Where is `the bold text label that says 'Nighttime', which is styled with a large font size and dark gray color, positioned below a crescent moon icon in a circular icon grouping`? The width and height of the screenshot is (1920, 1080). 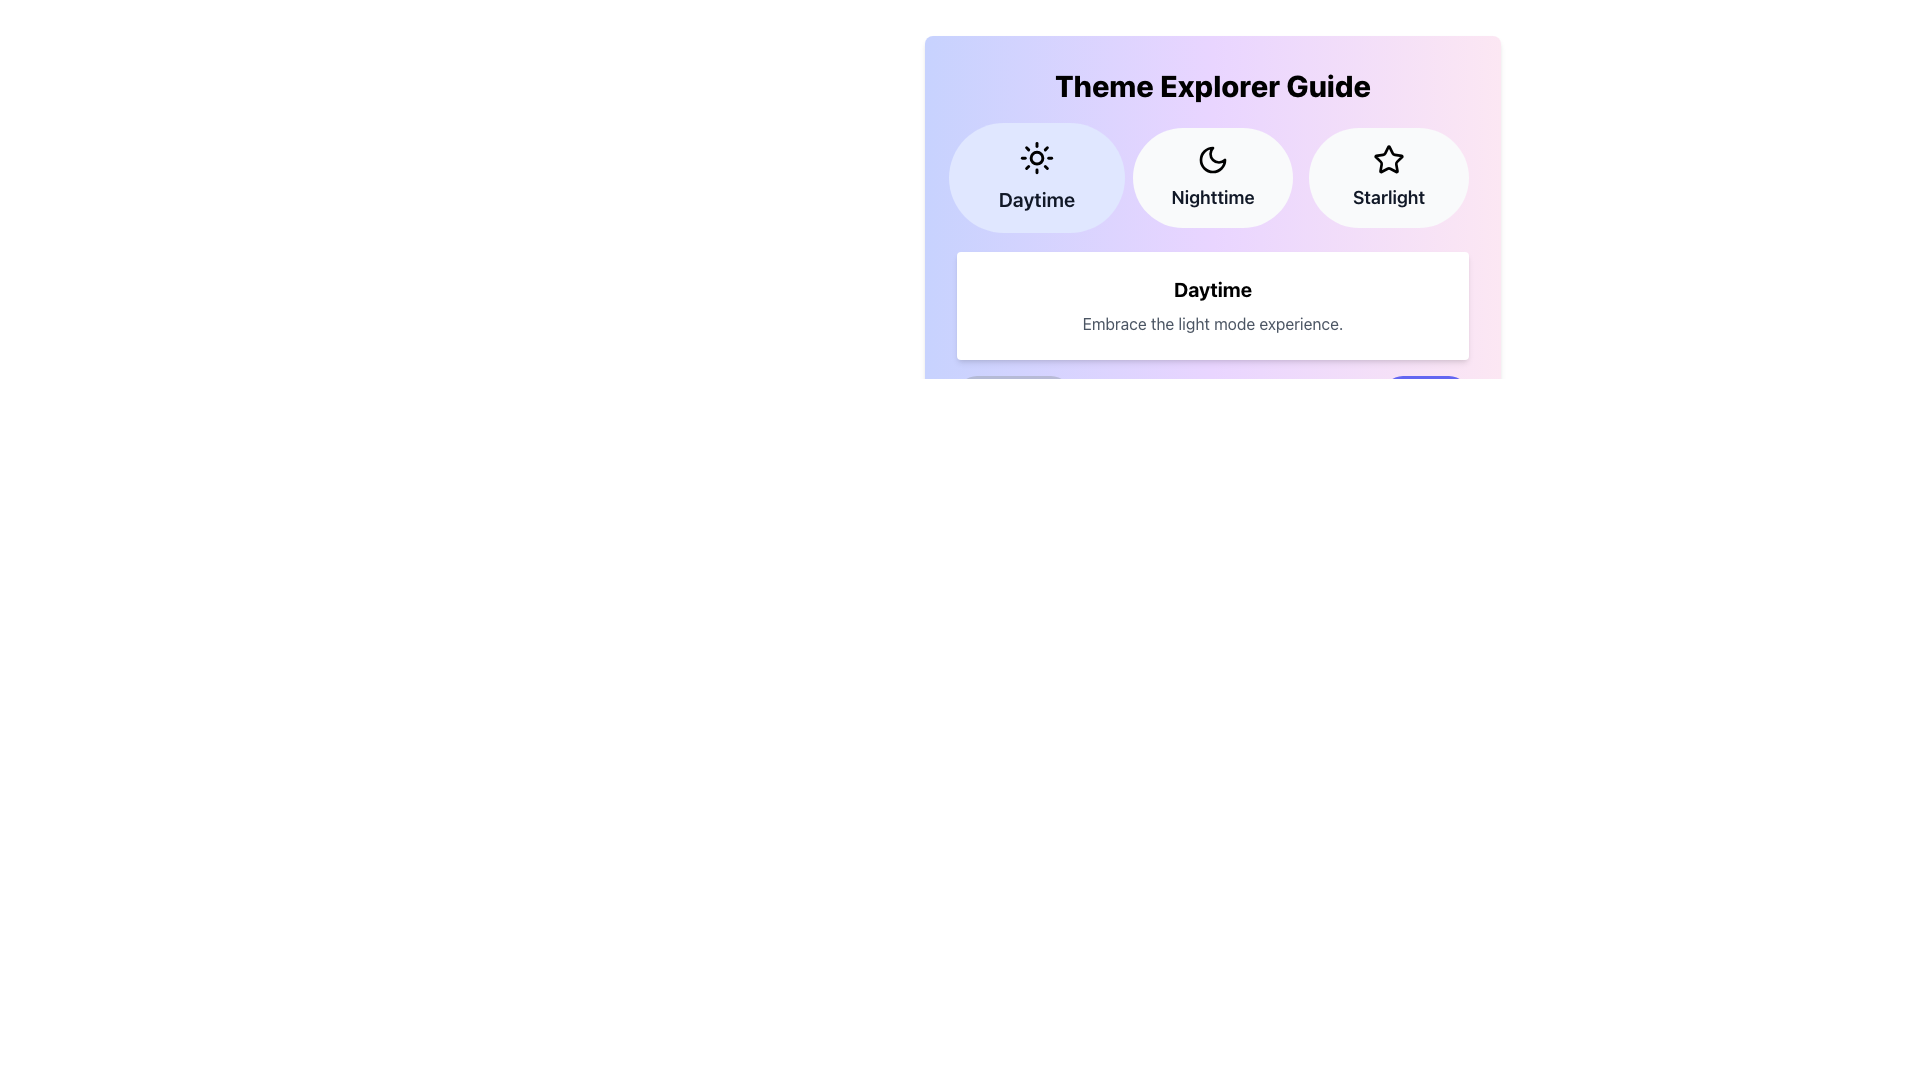 the bold text label that says 'Nighttime', which is styled with a large font size and dark gray color, positioned below a crescent moon icon in a circular icon grouping is located at coordinates (1212, 197).